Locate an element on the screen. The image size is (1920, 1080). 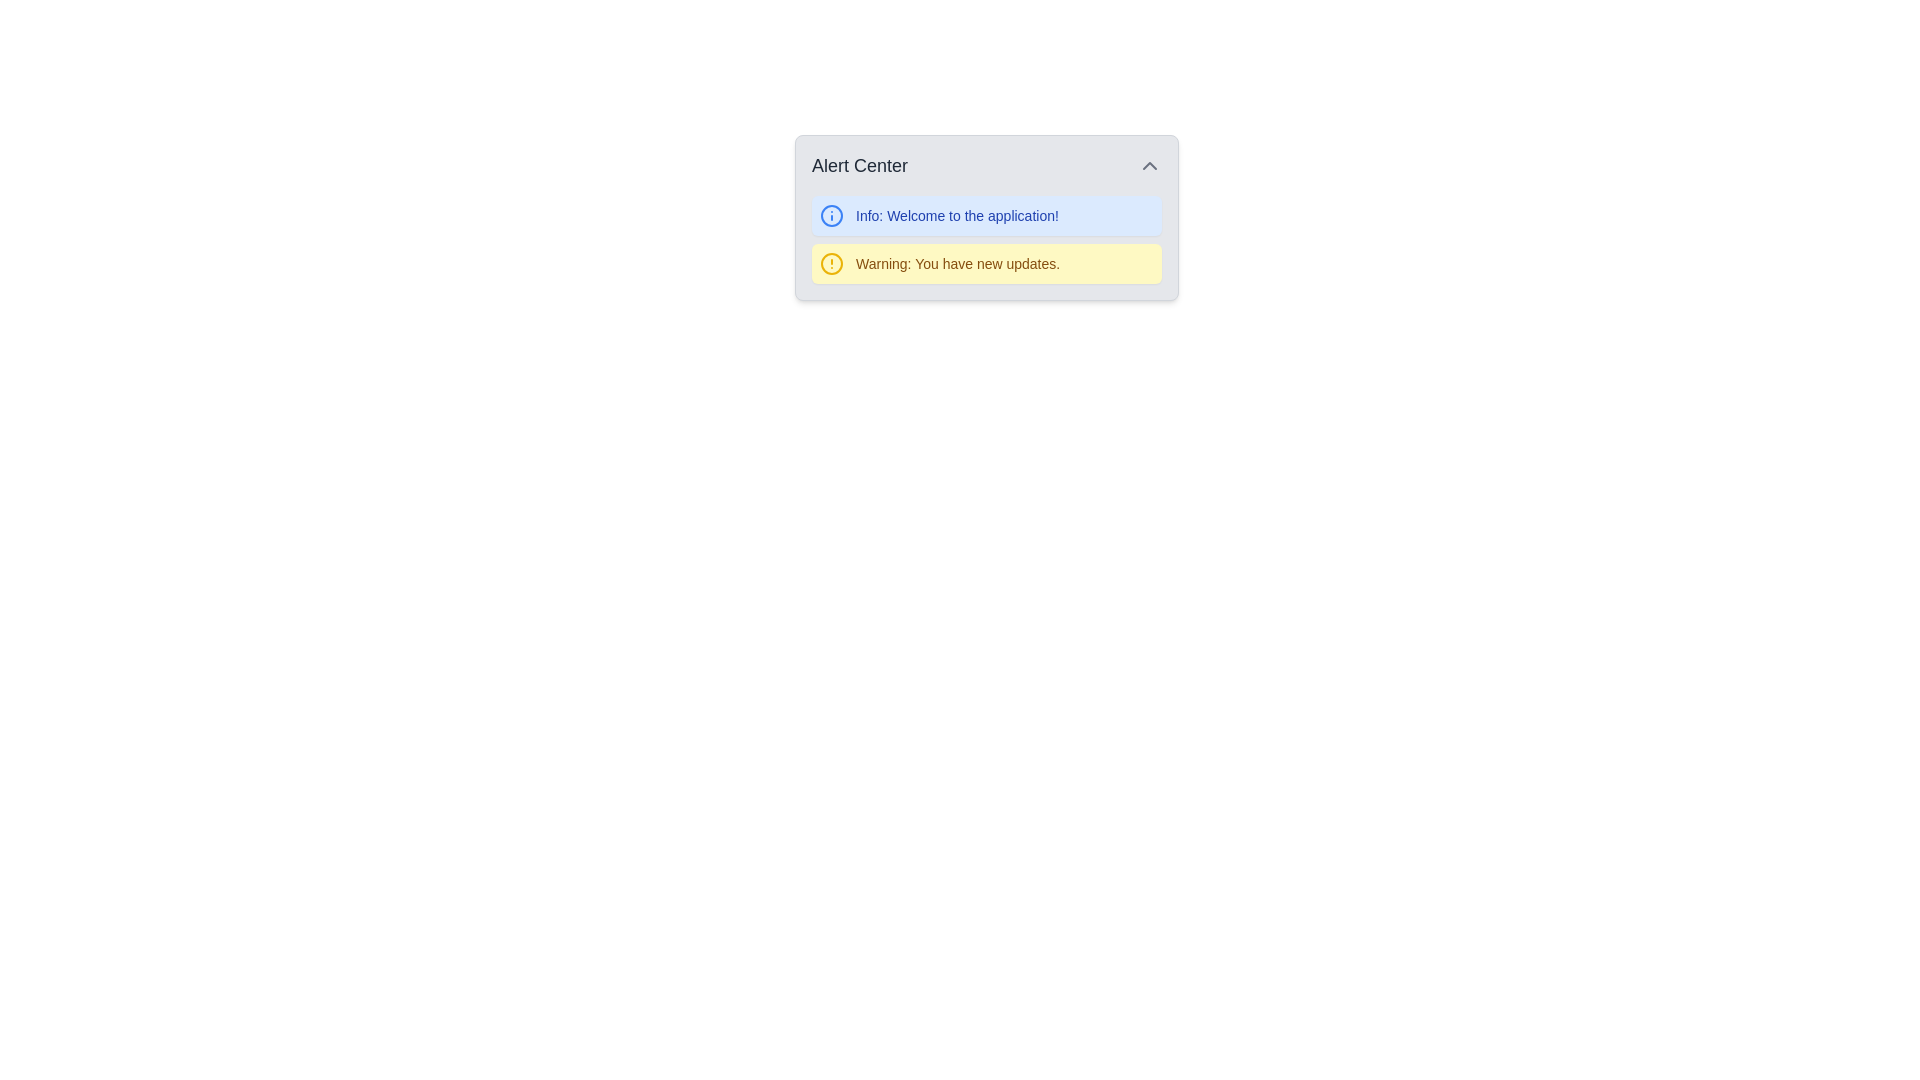
the blue circular outline of the informational alert icon, which is located to the left of the 'Info: Welcome to the application!' text is located at coordinates (831, 216).